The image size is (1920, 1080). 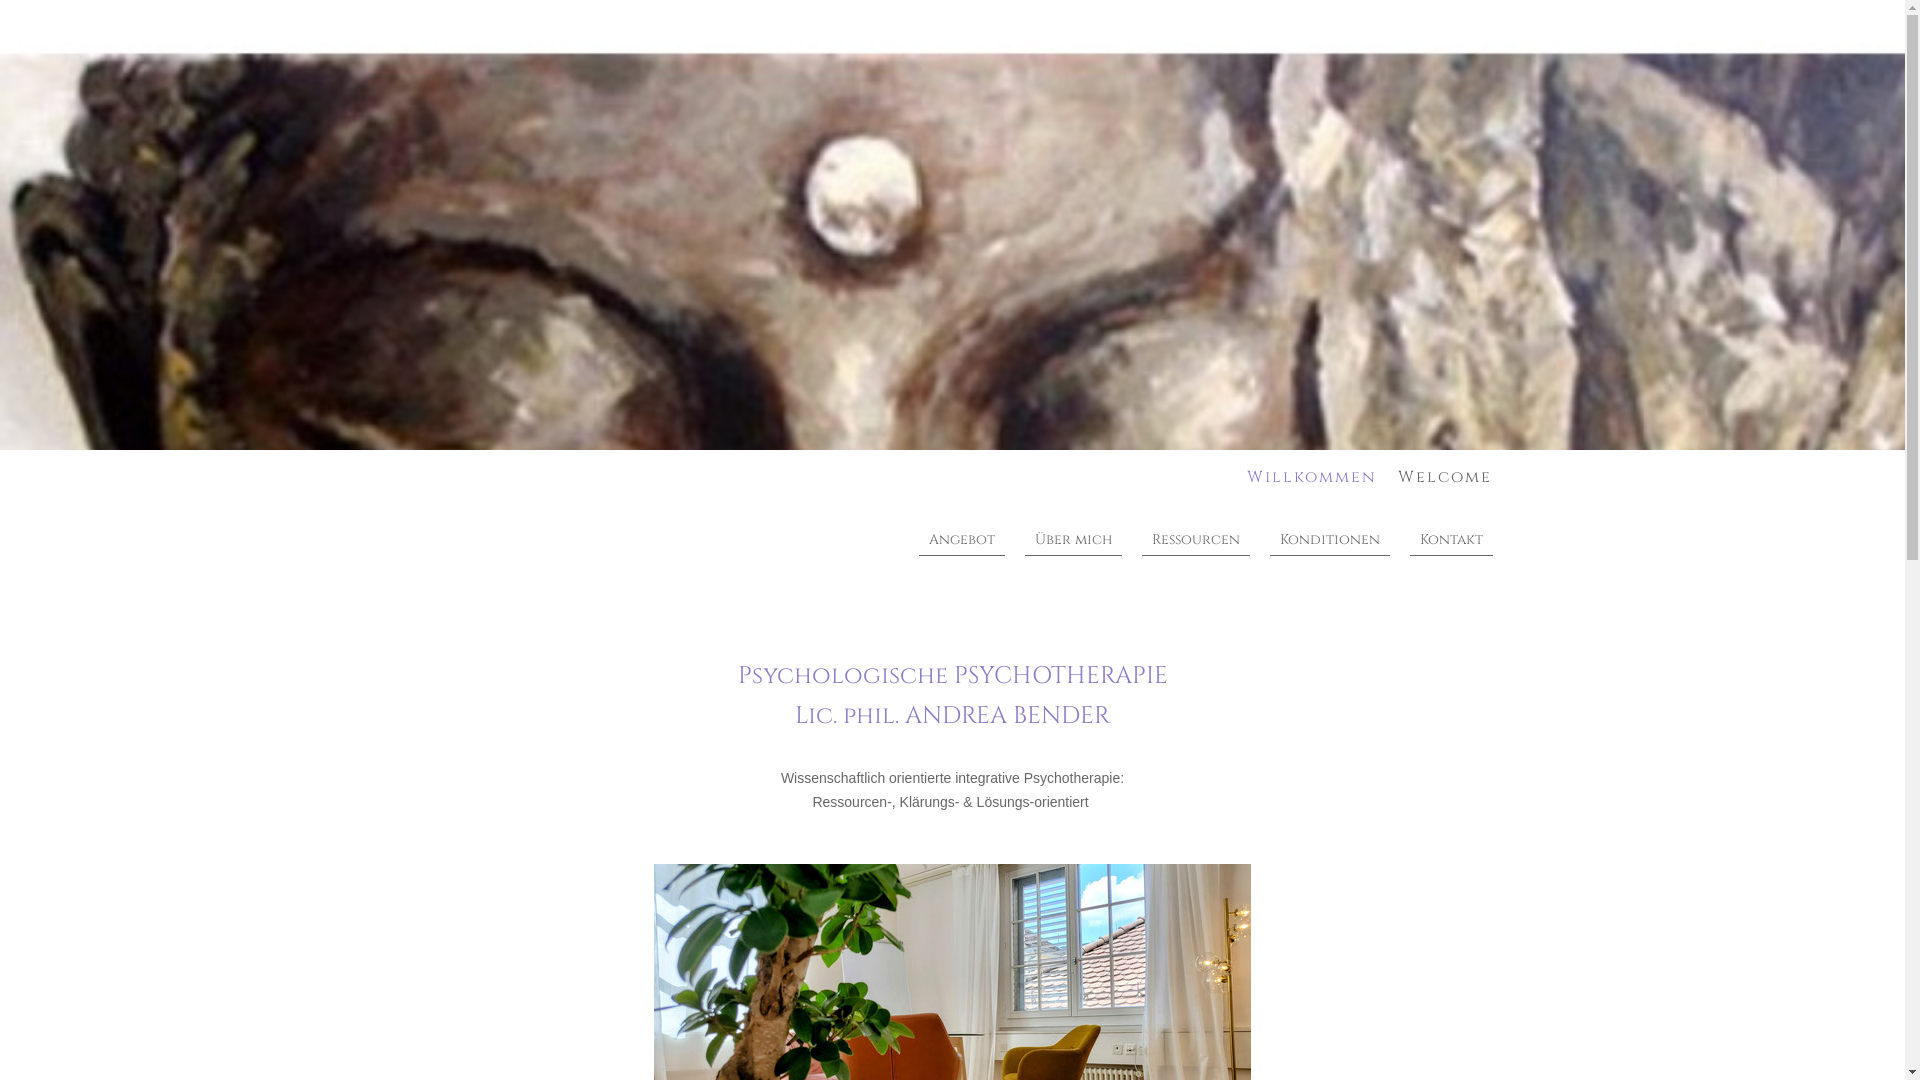 What do you see at coordinates (1269, 540) in the screenshot?
I see `'Konditionen'` at bounding box center [1269, 540].